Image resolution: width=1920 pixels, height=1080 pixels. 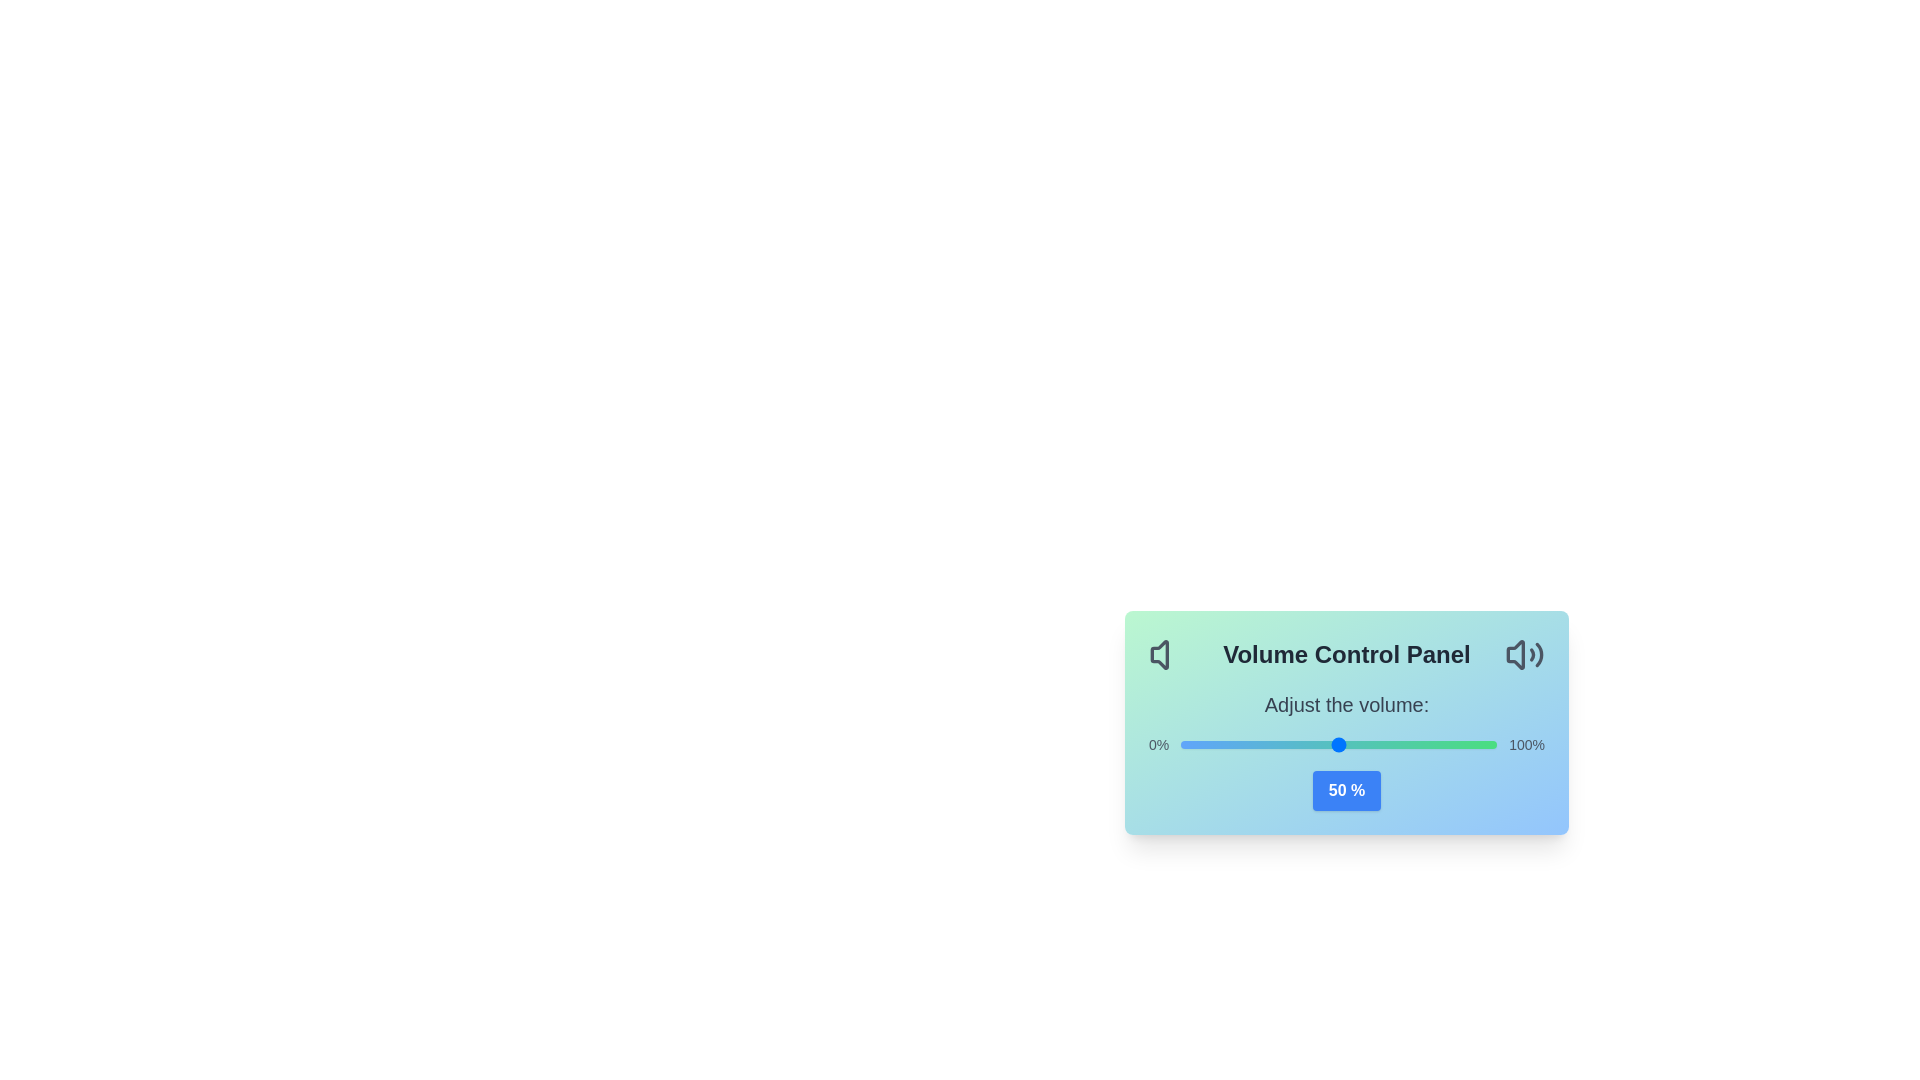 I want to click on the volume slider to 72%, so click(x=1407, y=744).